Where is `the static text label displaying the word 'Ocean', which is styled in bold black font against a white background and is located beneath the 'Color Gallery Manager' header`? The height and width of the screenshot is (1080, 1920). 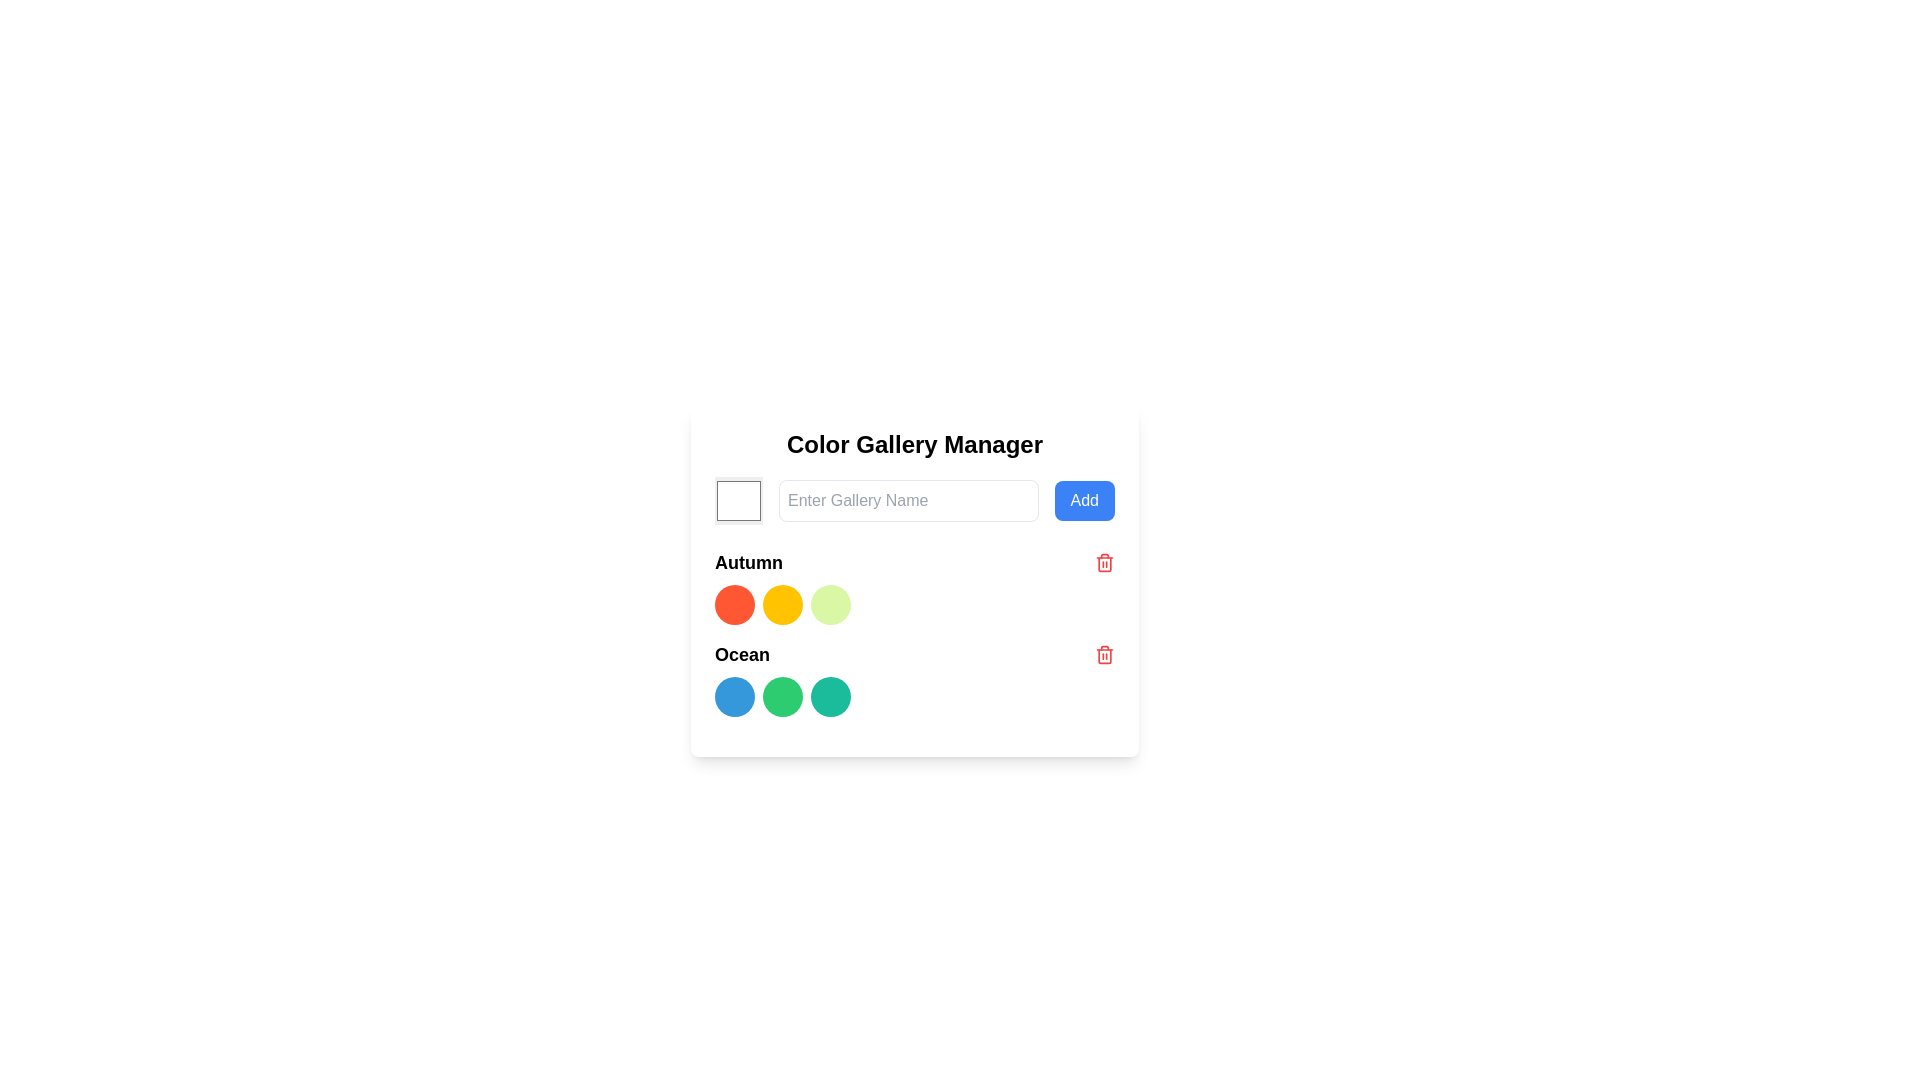
the static text label displaying the word 'Ocean', which is styled in bold black font against a white background and is located beneath the 'Color Gallery Manager' header is located at coordinates (741, 655).